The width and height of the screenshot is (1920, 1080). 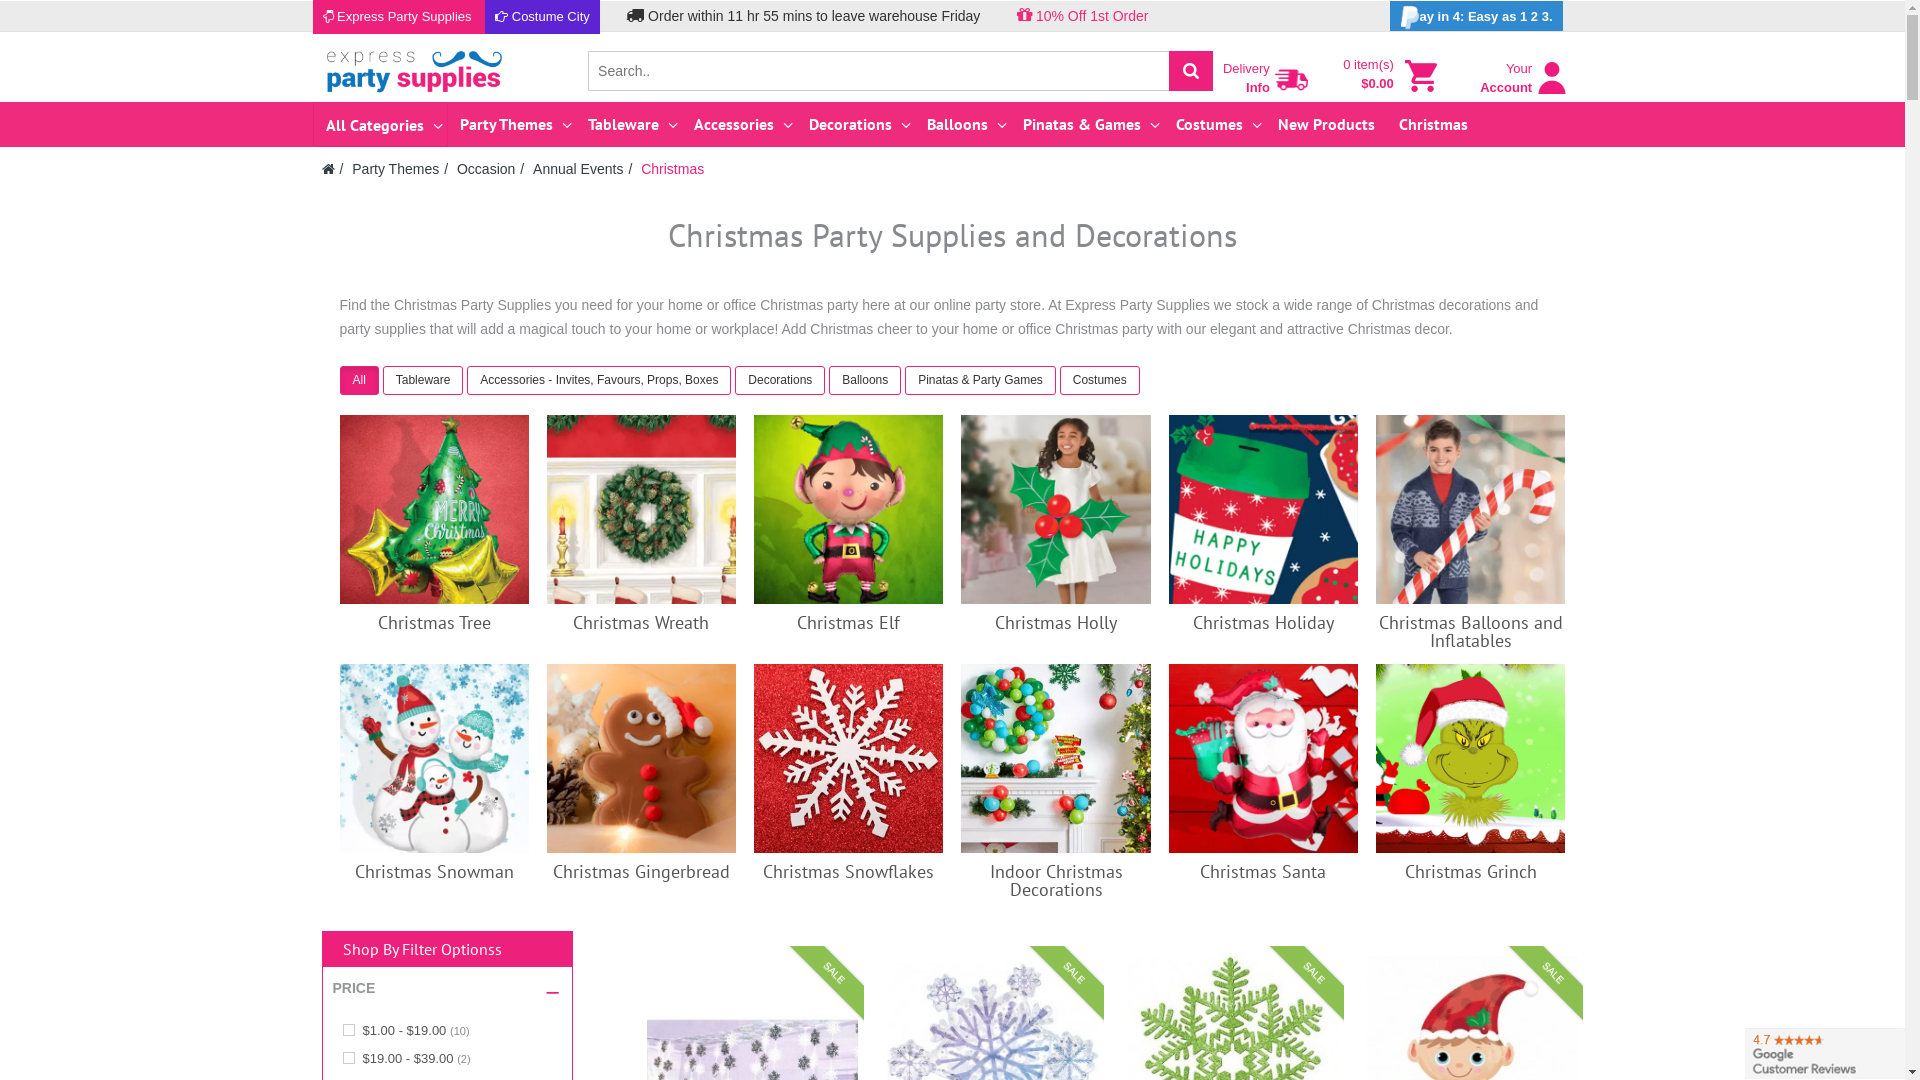 I want to click on 'Christmas Santa', so click(x=1169, y=758).